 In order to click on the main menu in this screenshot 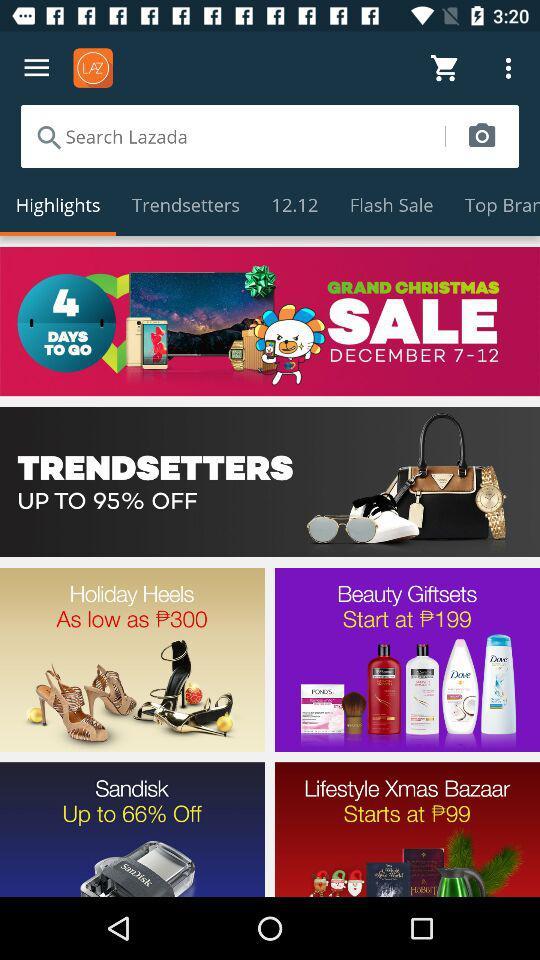, I will do `click(36, 68)`.